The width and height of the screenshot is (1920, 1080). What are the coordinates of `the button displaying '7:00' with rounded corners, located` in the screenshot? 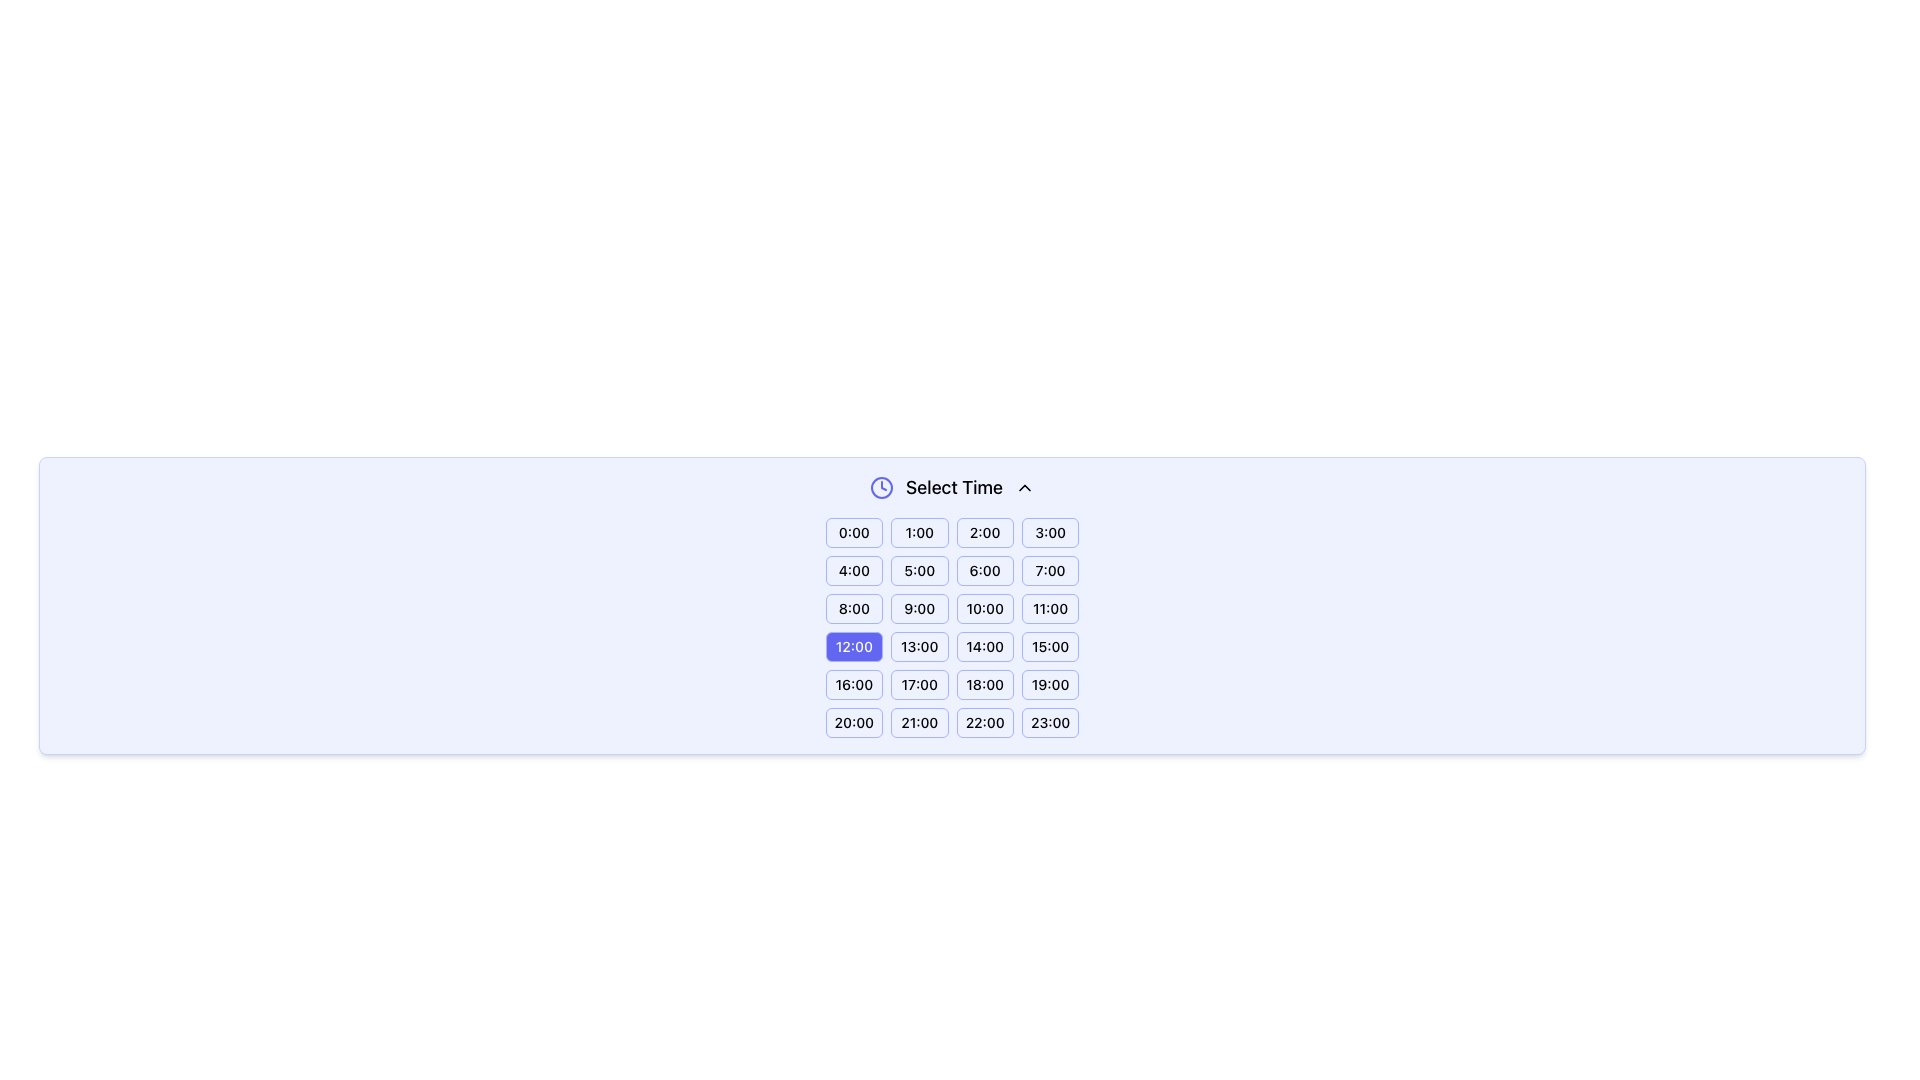 It's located at (1049, 570).